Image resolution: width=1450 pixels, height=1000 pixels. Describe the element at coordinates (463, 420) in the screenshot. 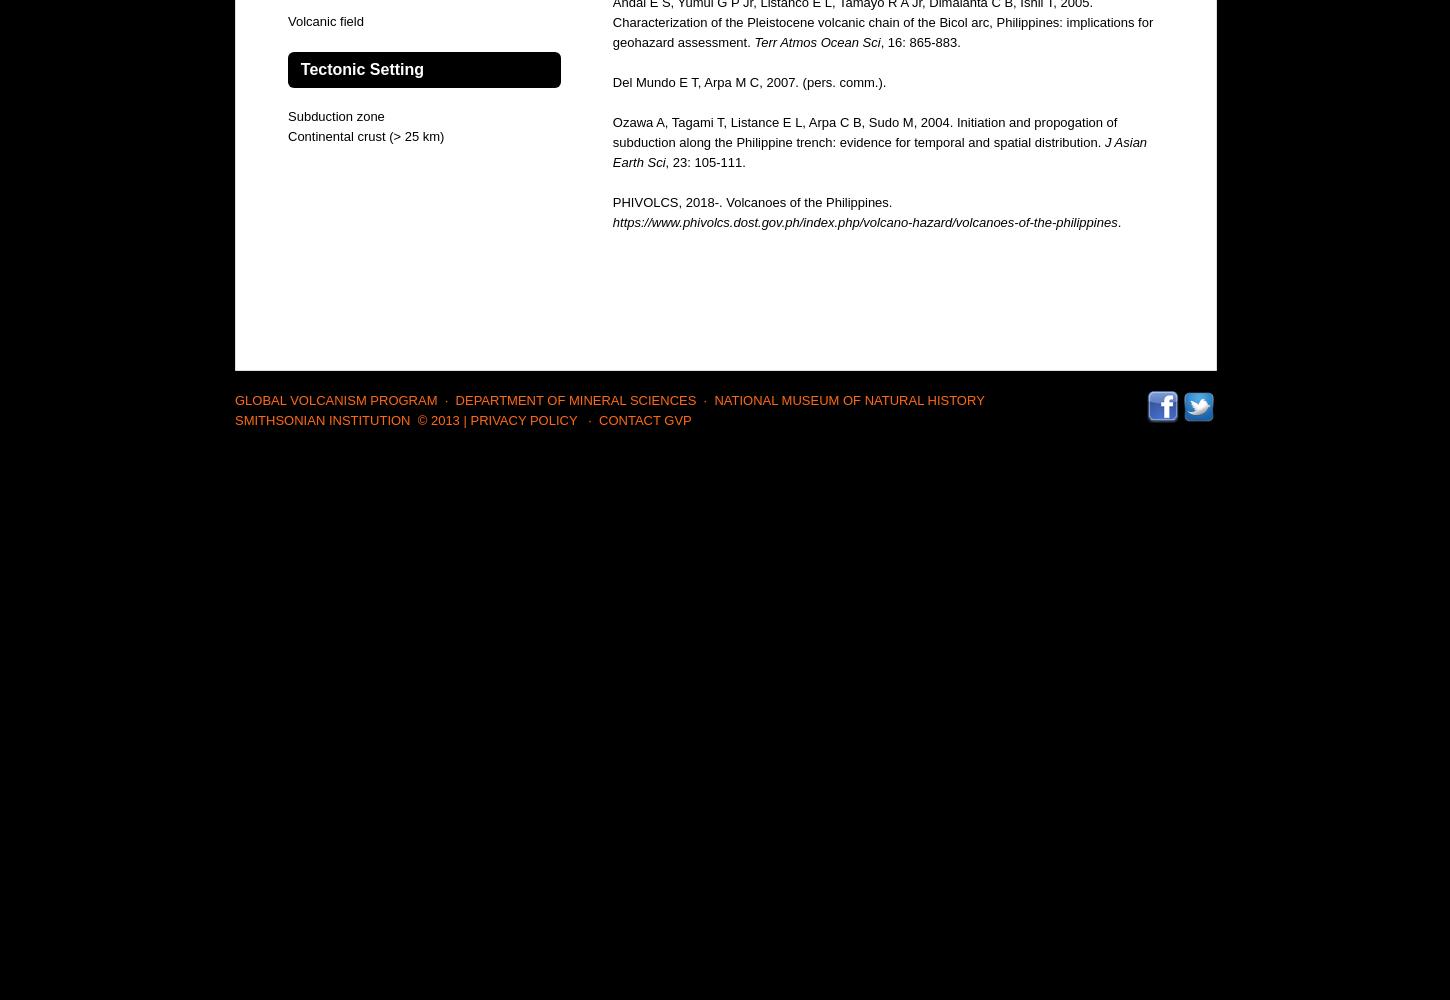

I see `'|'` at that location.